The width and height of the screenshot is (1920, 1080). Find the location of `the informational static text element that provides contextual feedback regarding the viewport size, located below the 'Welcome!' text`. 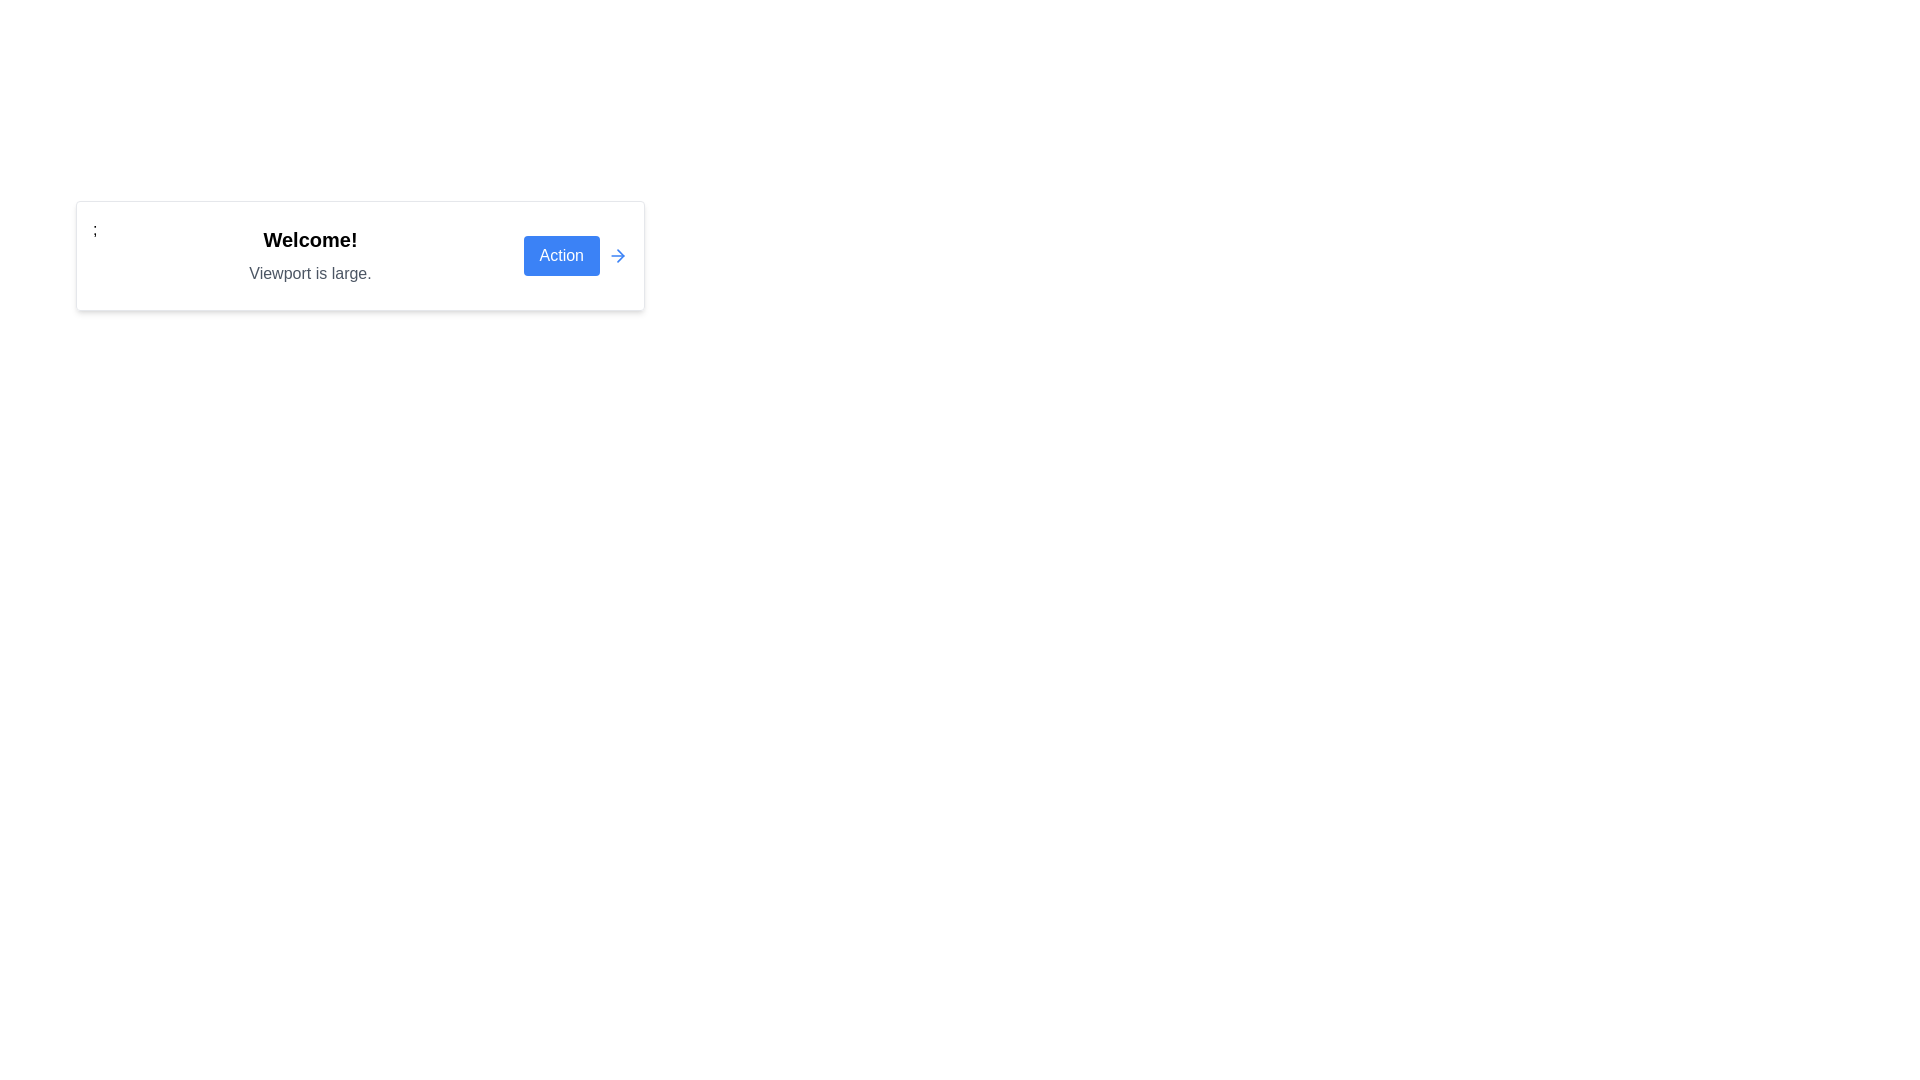

the informational static text element that provides contextual feedback regarding the viewport size, located below the 'Welcome!' text is located at coordinates (309, 273).